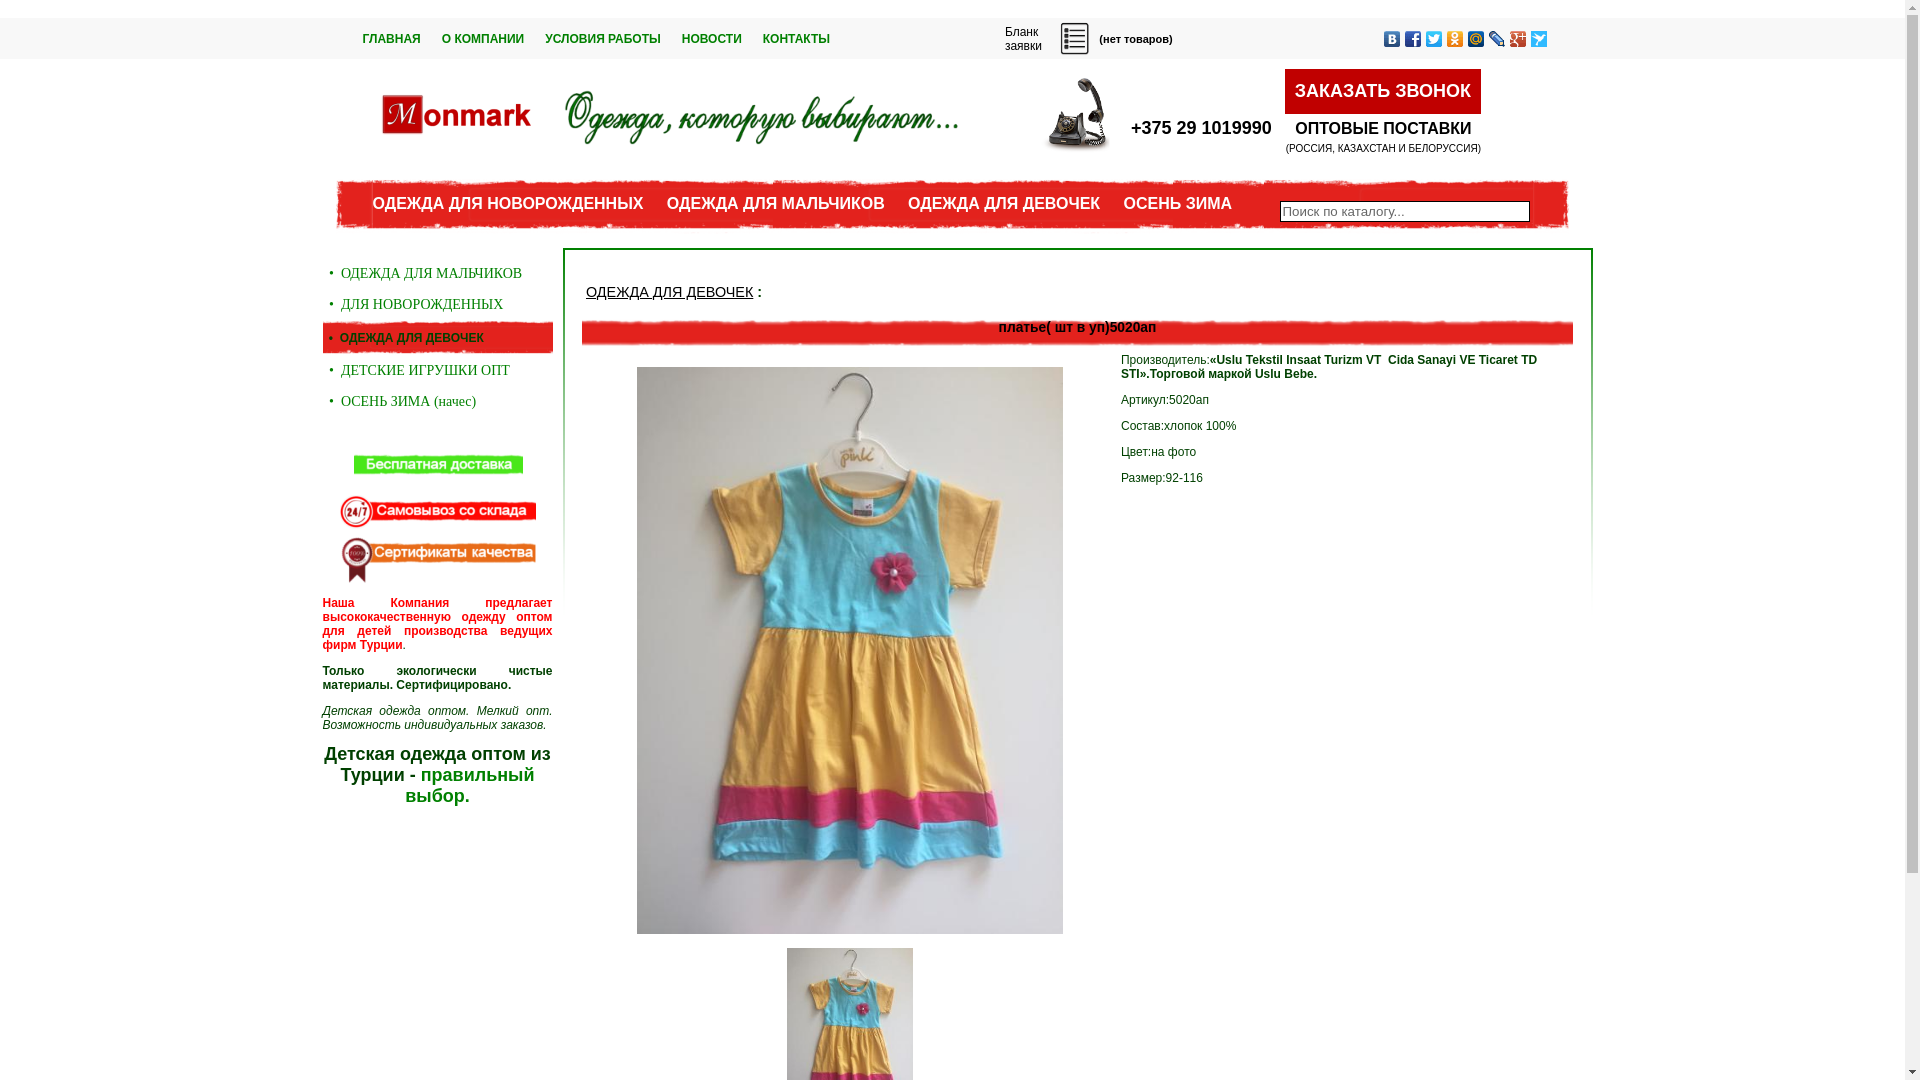 The height and width of the screenshot is (1080, 1920). What do you see at coordinates (1537, 38) in the screenshot?
I see `'Surfingbird'` at bounding box center [1537, 38].